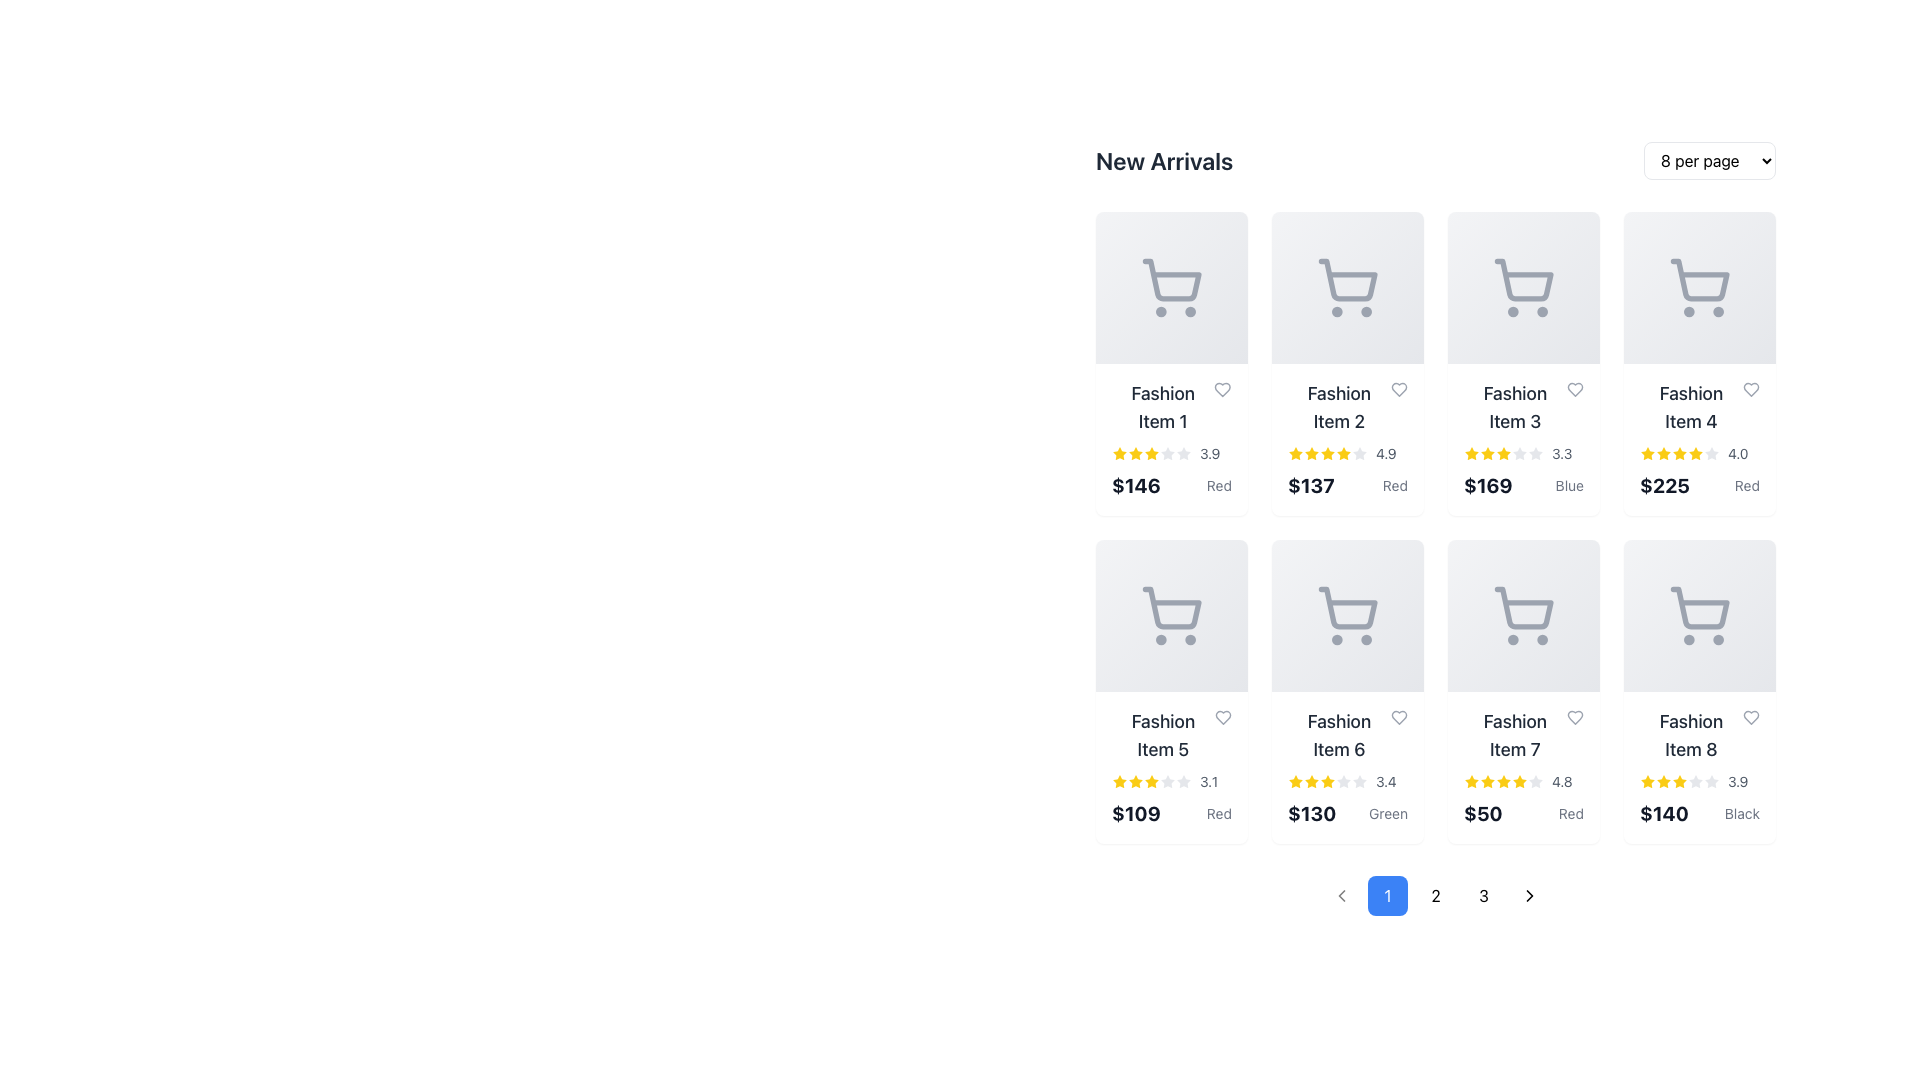 Image resolution: width=1920 pixels, height=1080 pixels. Describe the element at coordinates (1434, 894) in the screenshot. I see `the circular button with the number '2' inside it, which is part of the pagination interface at the bottom of the grid layout` at that location.